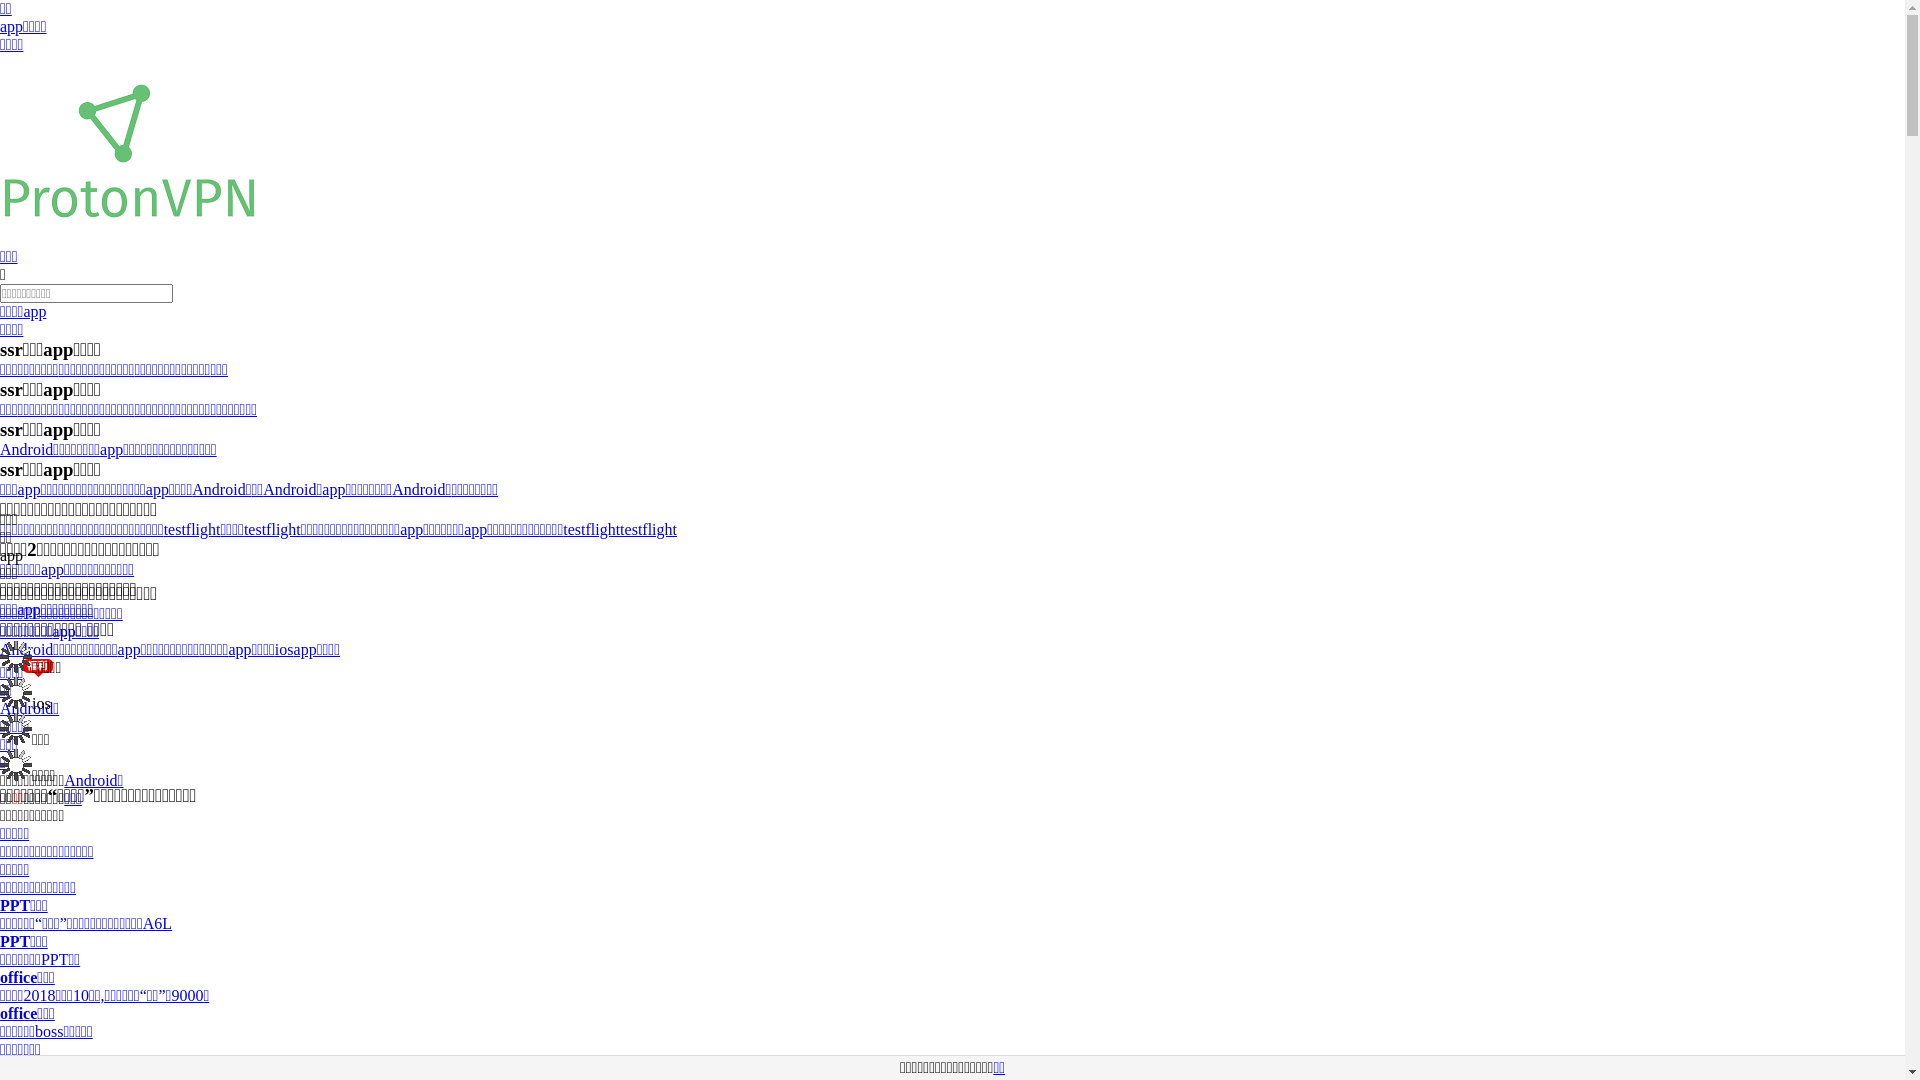 This screenshot has width=1920, height=1080. Describe the element at coordinates (283, 649) in the screenshot. I see `'ios'` at that location.